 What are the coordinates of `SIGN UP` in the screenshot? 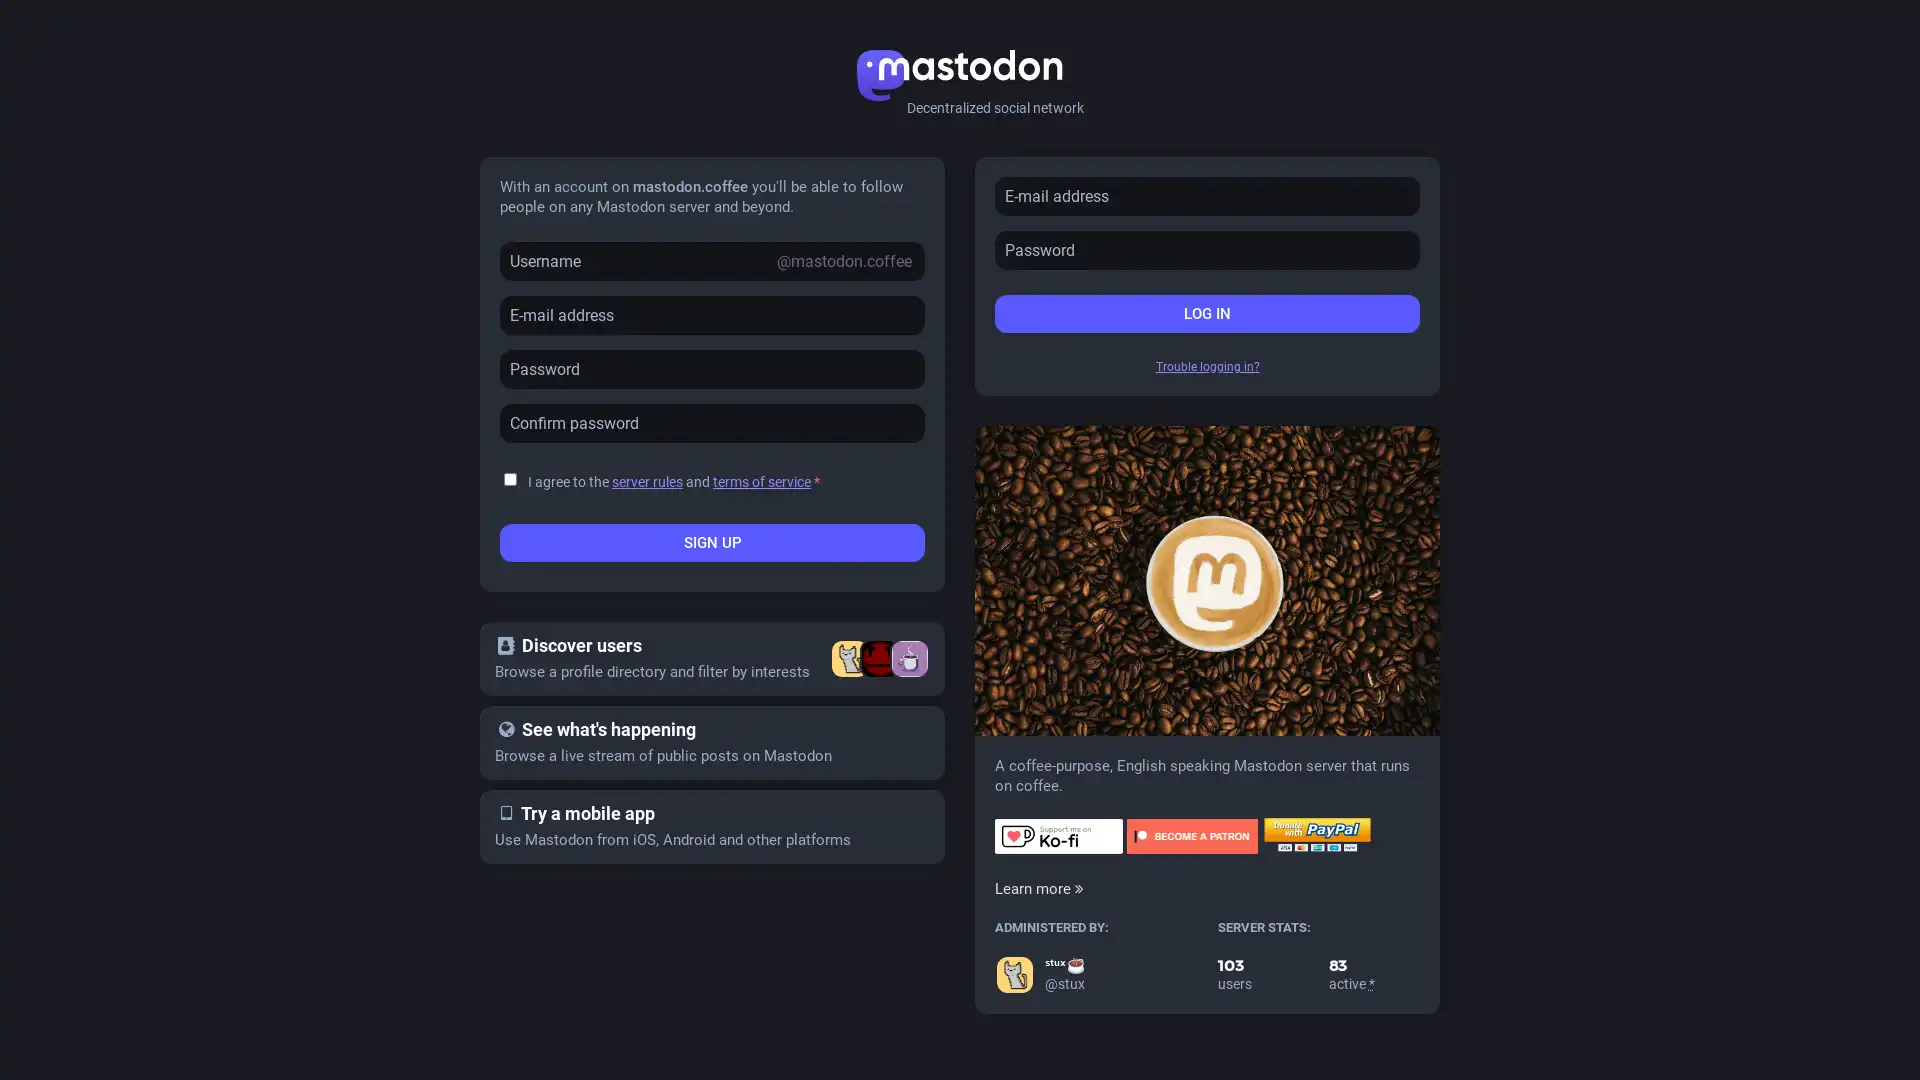 It's located at (712, 543).